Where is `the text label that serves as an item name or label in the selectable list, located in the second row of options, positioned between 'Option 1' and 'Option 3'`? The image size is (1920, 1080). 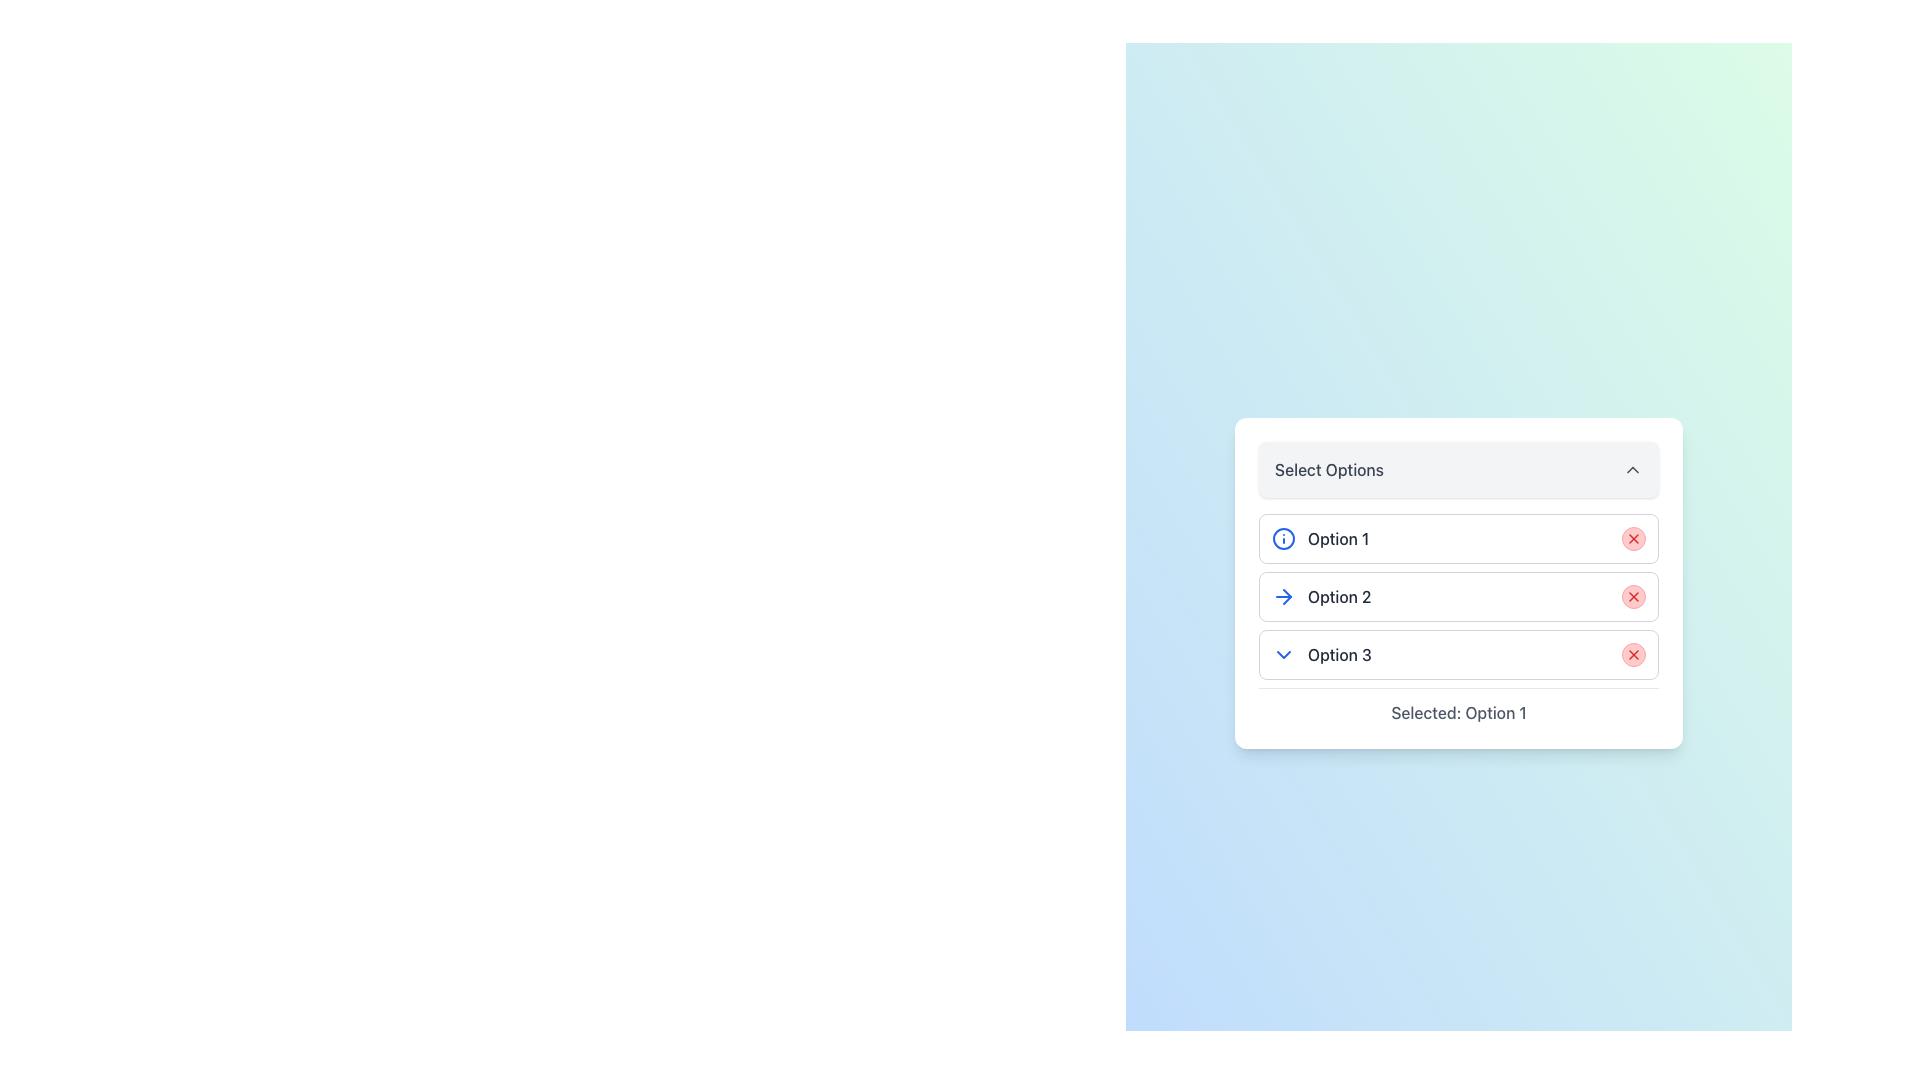
the text label that serves as an item name or label in the selectable list, located in the second row of options, positioned between 'Option 1' and 'Option 3' is located at coordinates (1339, 595).